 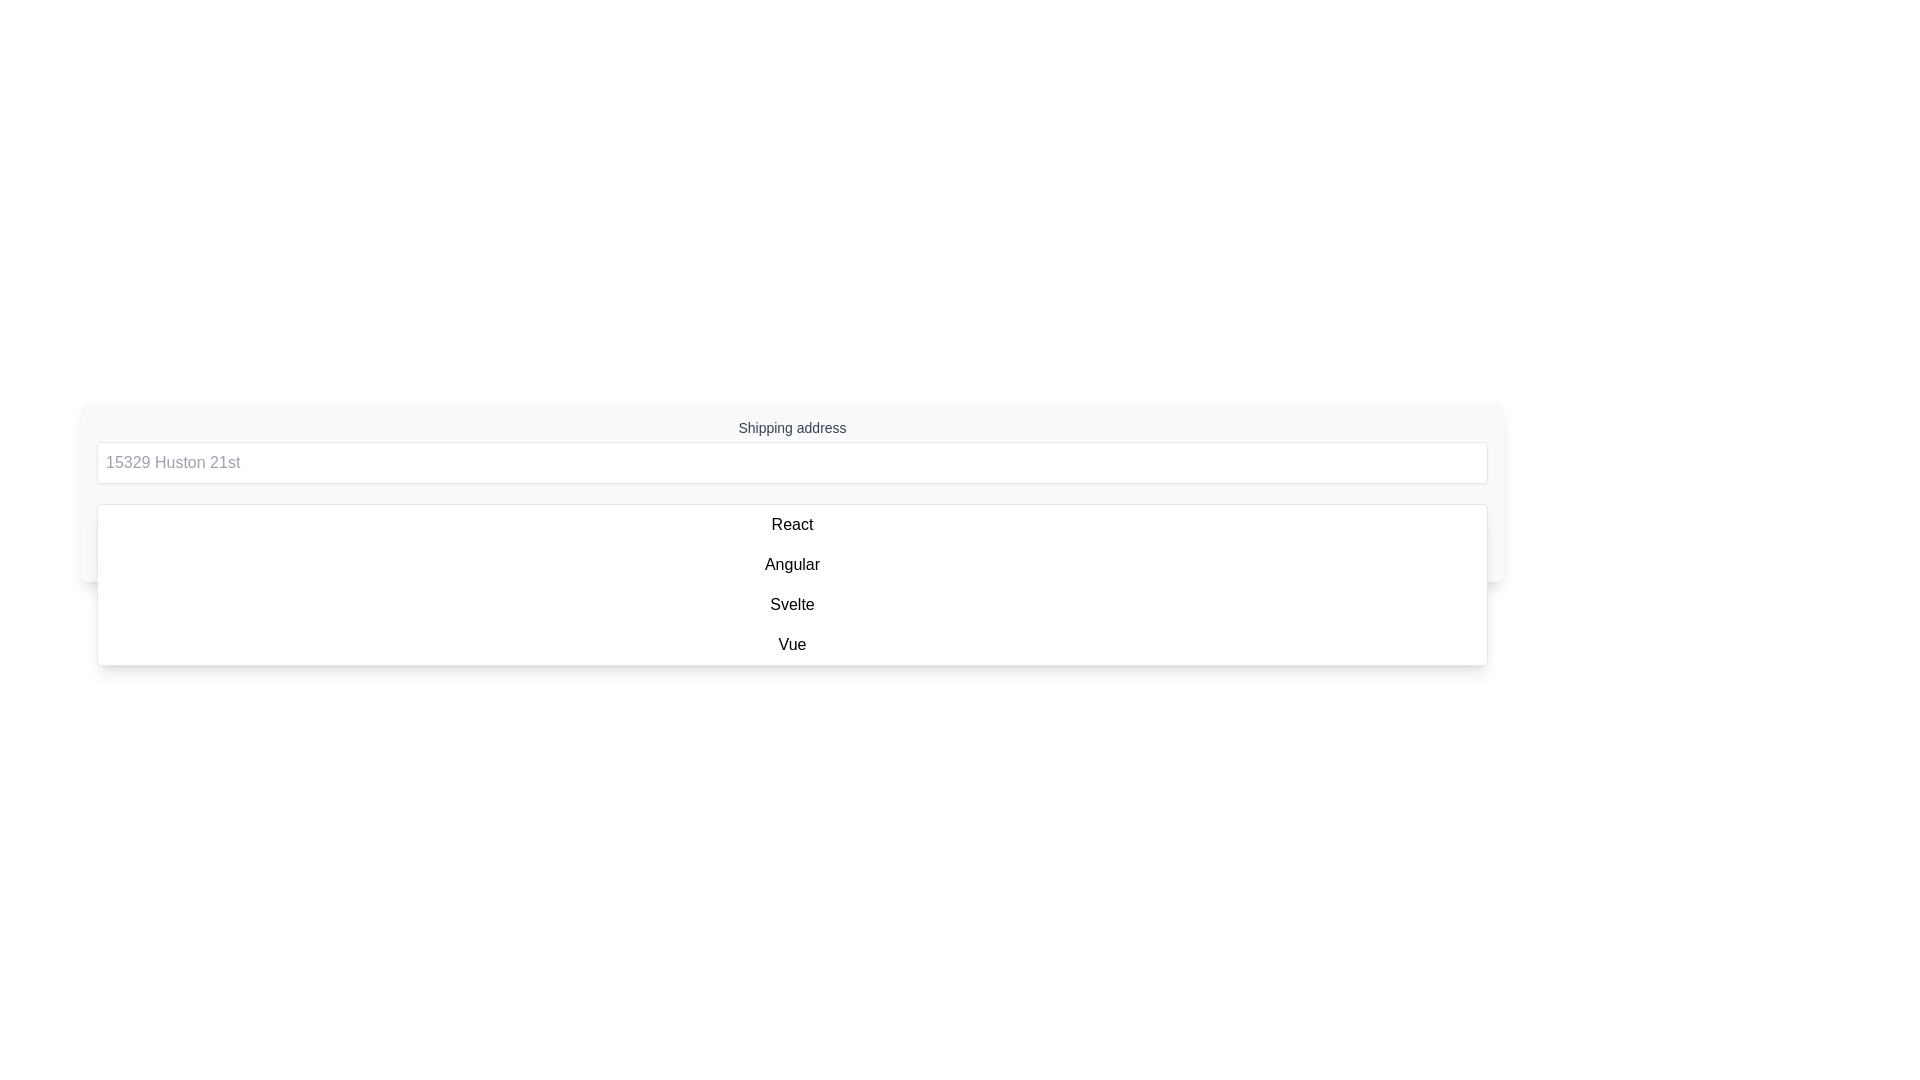 What do you see at coordinates (791, 564) in the screenshot?
I see `the 'Angular' option in the dropdown menu, which is the second item in the list located below 'React' and above 'Svelte'` at bounding box center [791, 564].